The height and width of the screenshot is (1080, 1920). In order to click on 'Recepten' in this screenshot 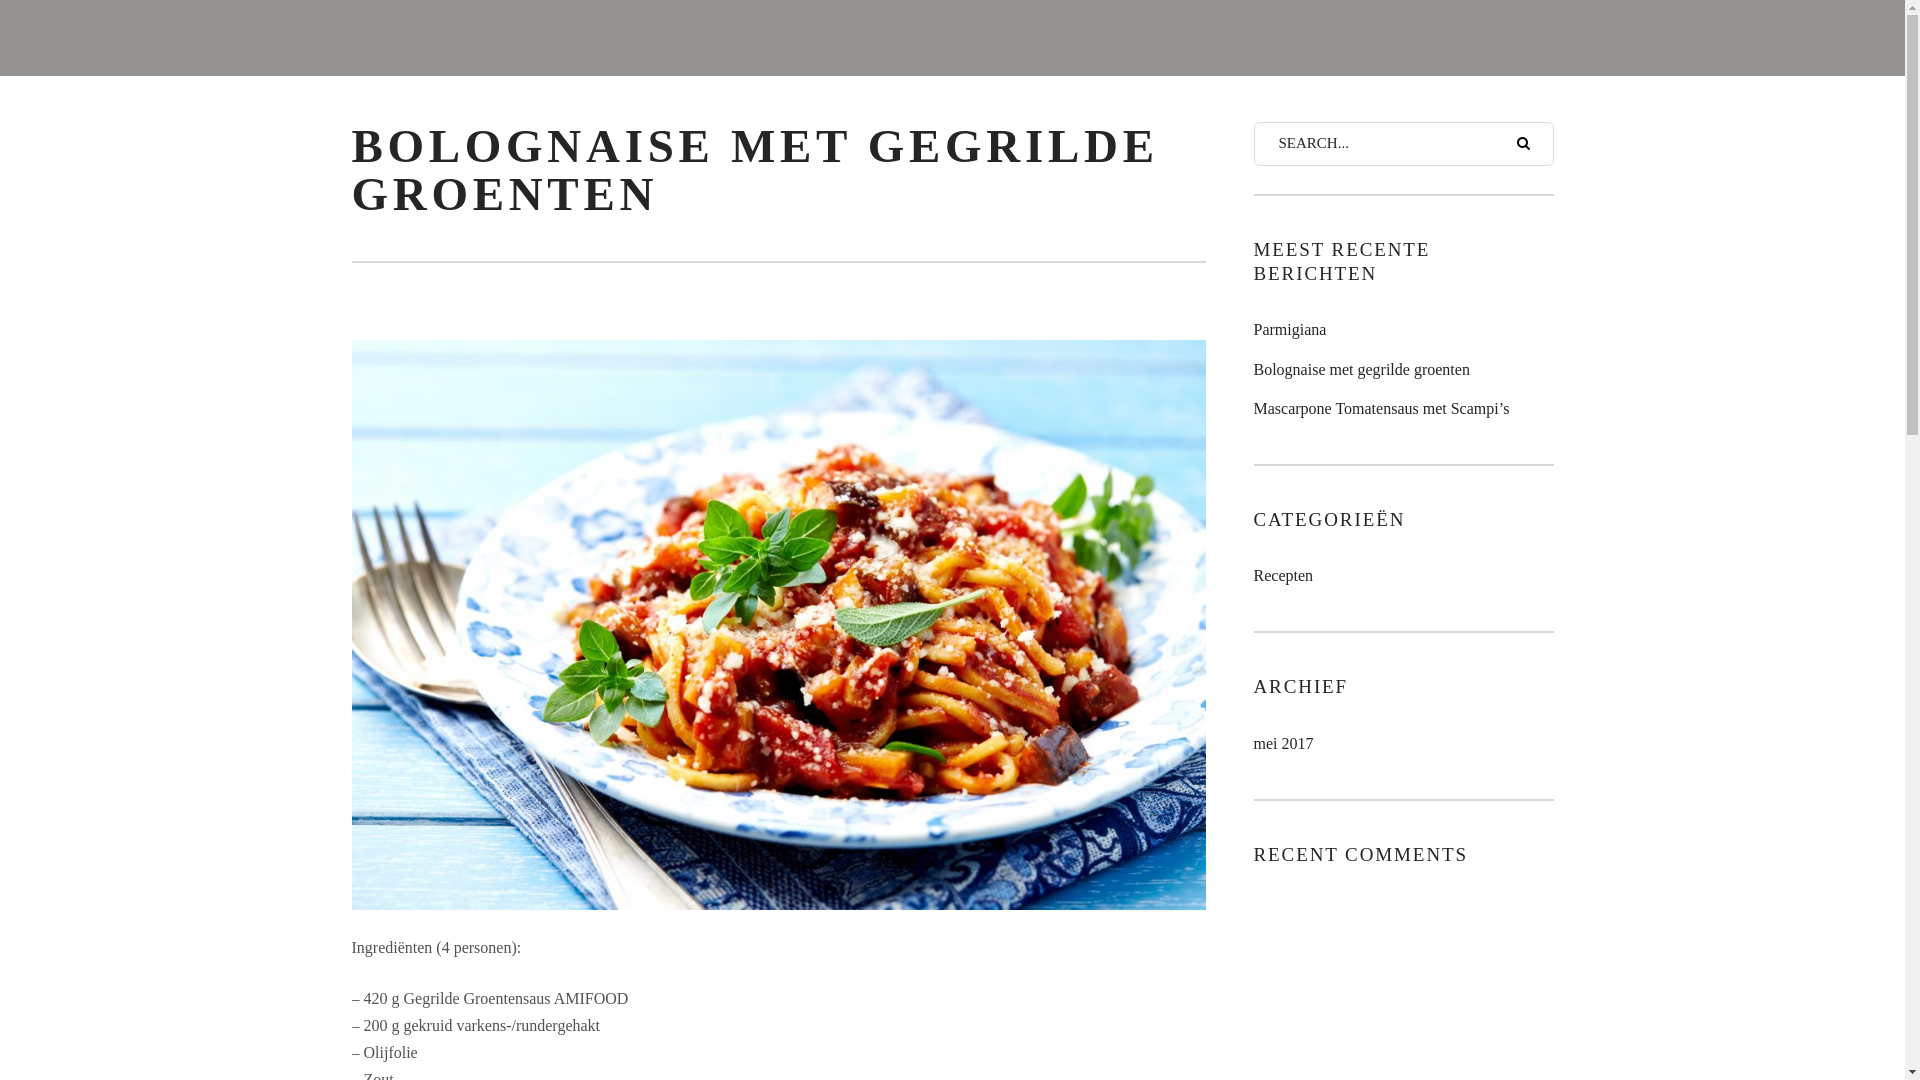, I will do `click(1283, 575)`.